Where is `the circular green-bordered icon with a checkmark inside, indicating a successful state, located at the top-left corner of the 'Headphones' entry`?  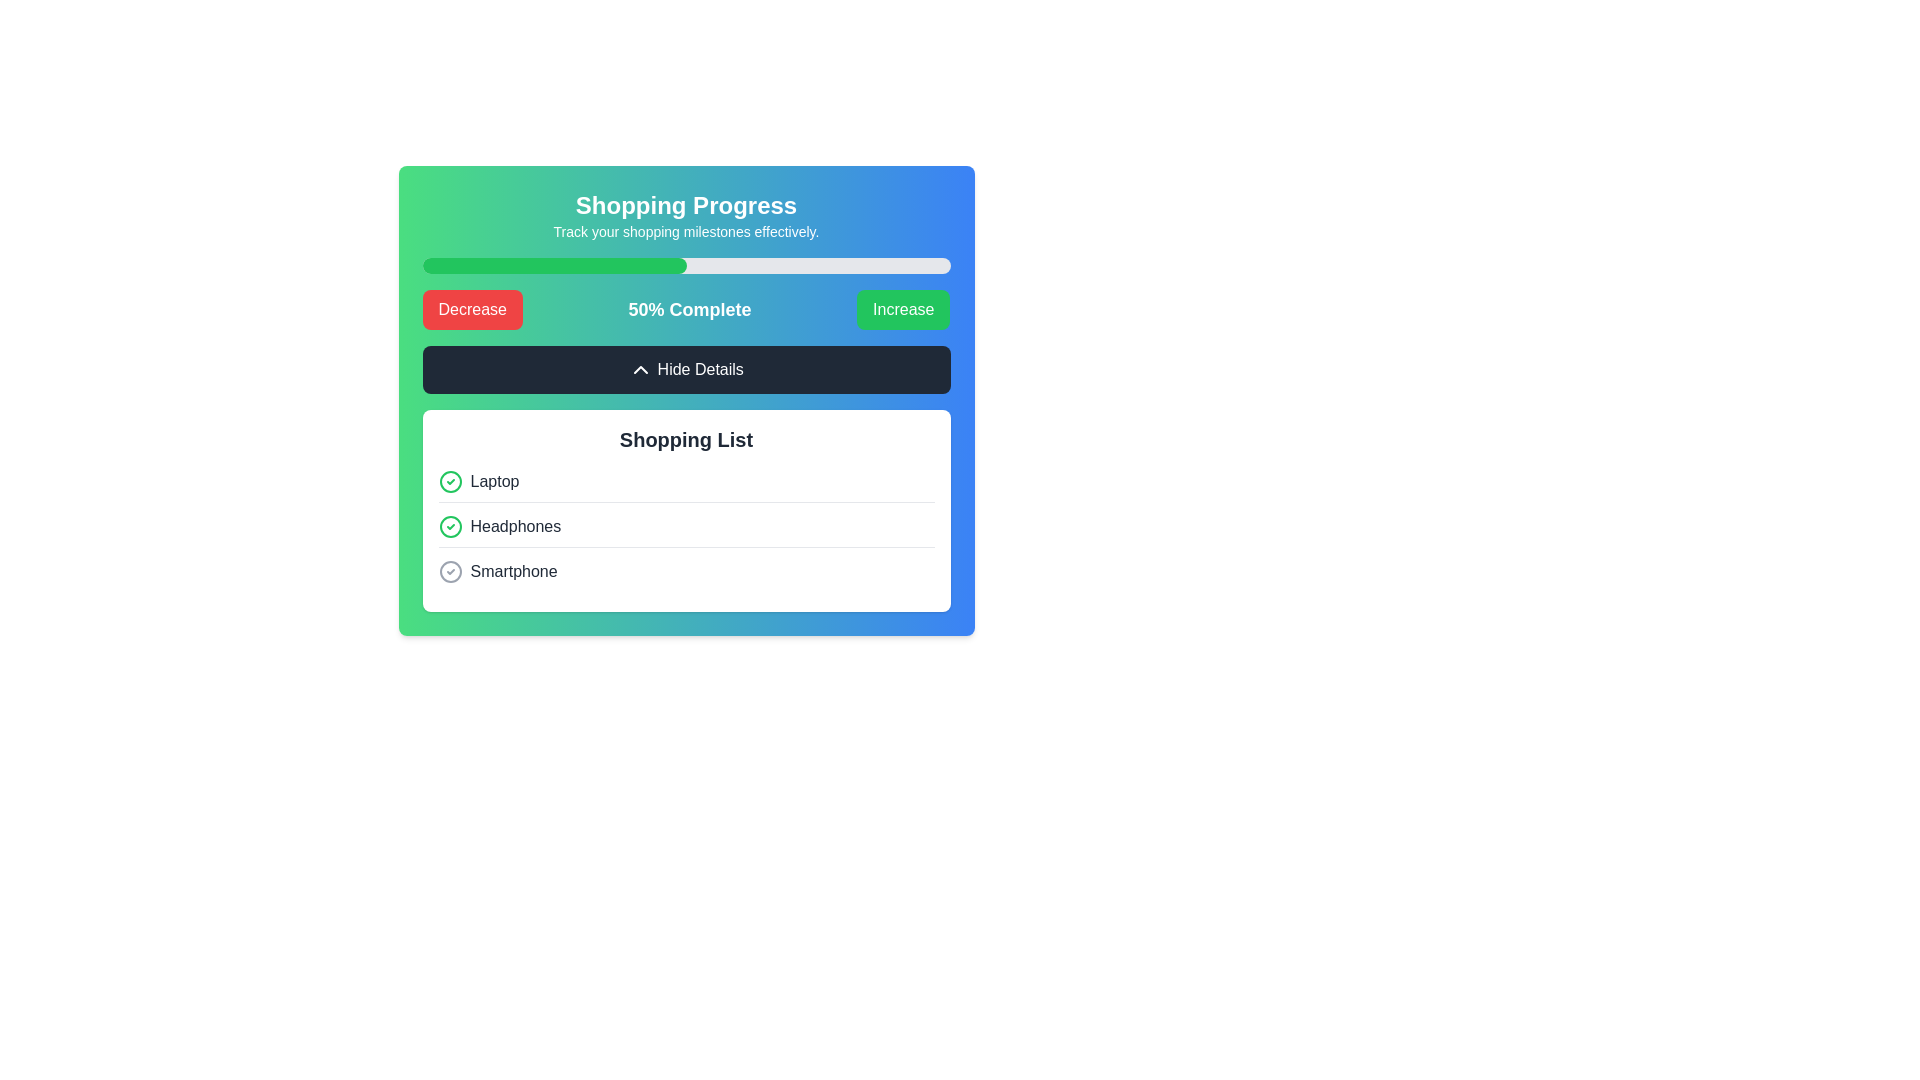 the circular green-bordered icon with a checkmark inside, indicating a successful state, located at the top-left corner of the 'Headphones' entry is located at coordinates (449, 526).